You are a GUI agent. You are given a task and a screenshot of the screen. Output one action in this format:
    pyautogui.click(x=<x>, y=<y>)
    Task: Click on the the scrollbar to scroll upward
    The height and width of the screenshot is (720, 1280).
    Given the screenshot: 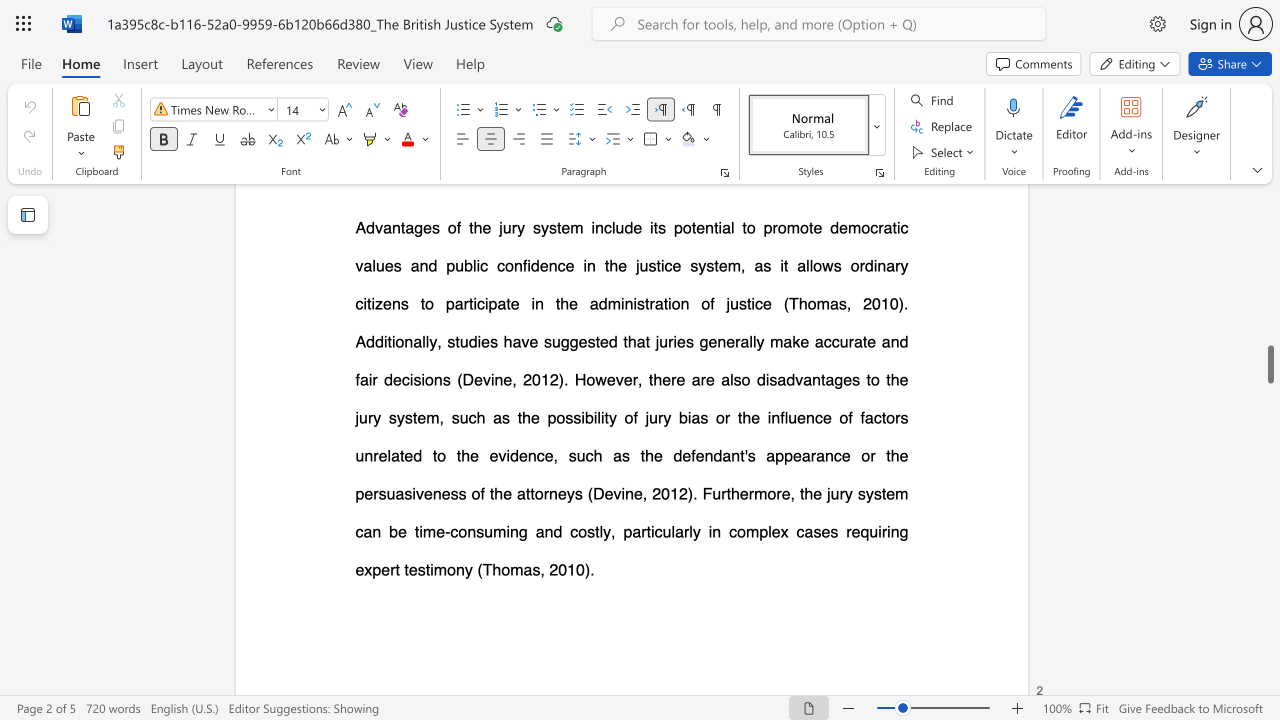 What is the action you would take?
    pyautogui.click(x=1269, y=438)
    